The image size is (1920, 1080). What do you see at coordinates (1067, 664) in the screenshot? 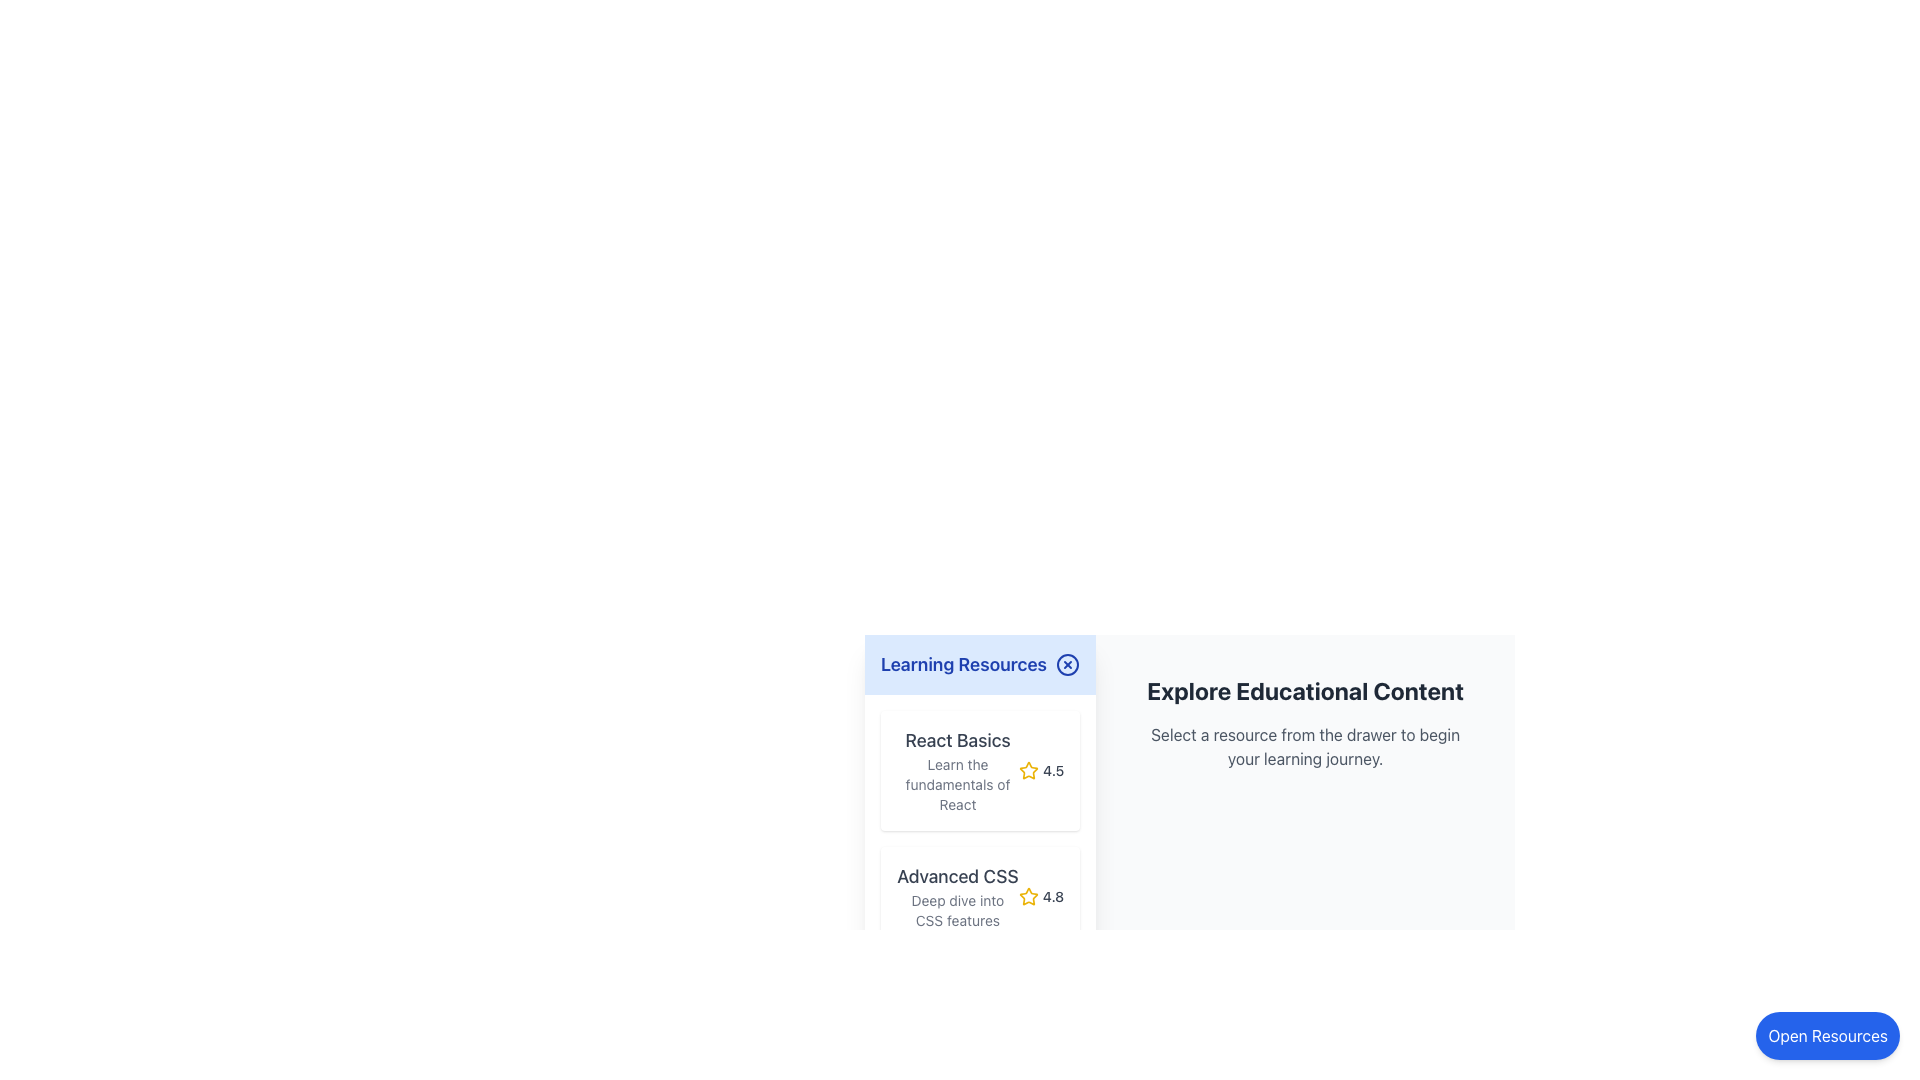
I see `the close button located at the top-right corner of the 'Learning Resources' header` at bounding box center [1067, 664].